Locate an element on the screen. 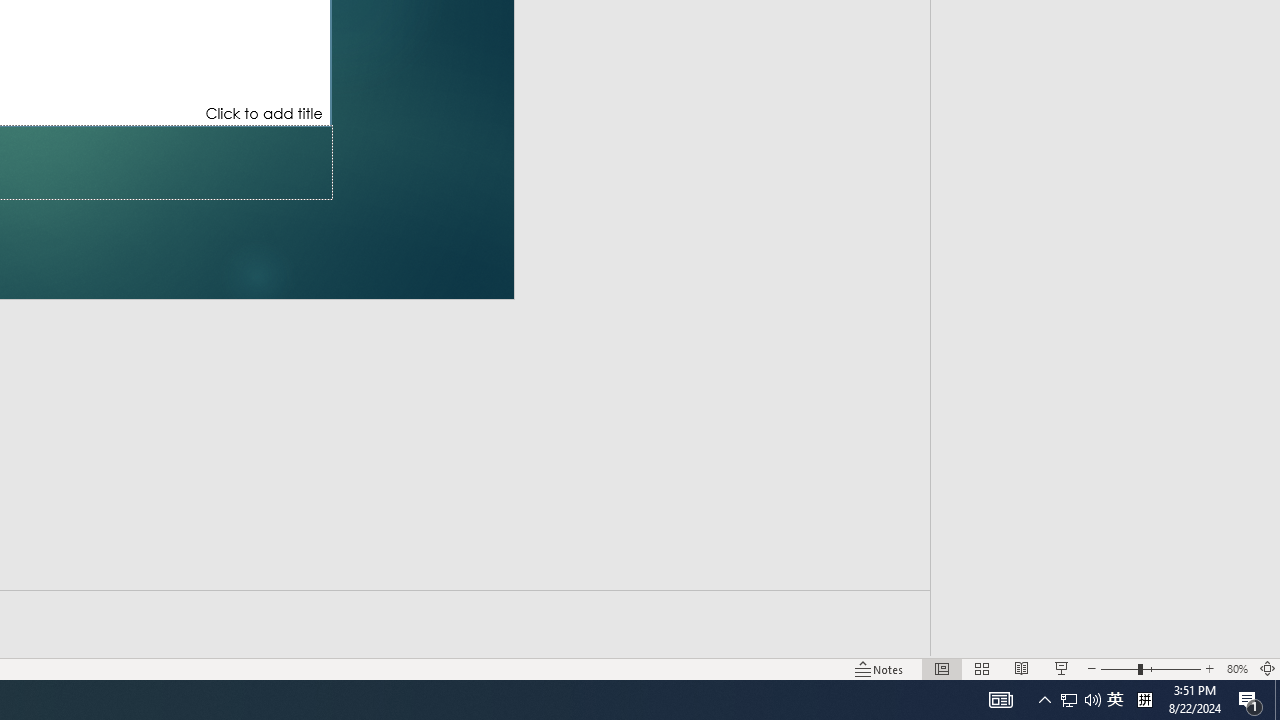  'Action Center, 1 new notification' is located at coordinates (1250, 698).